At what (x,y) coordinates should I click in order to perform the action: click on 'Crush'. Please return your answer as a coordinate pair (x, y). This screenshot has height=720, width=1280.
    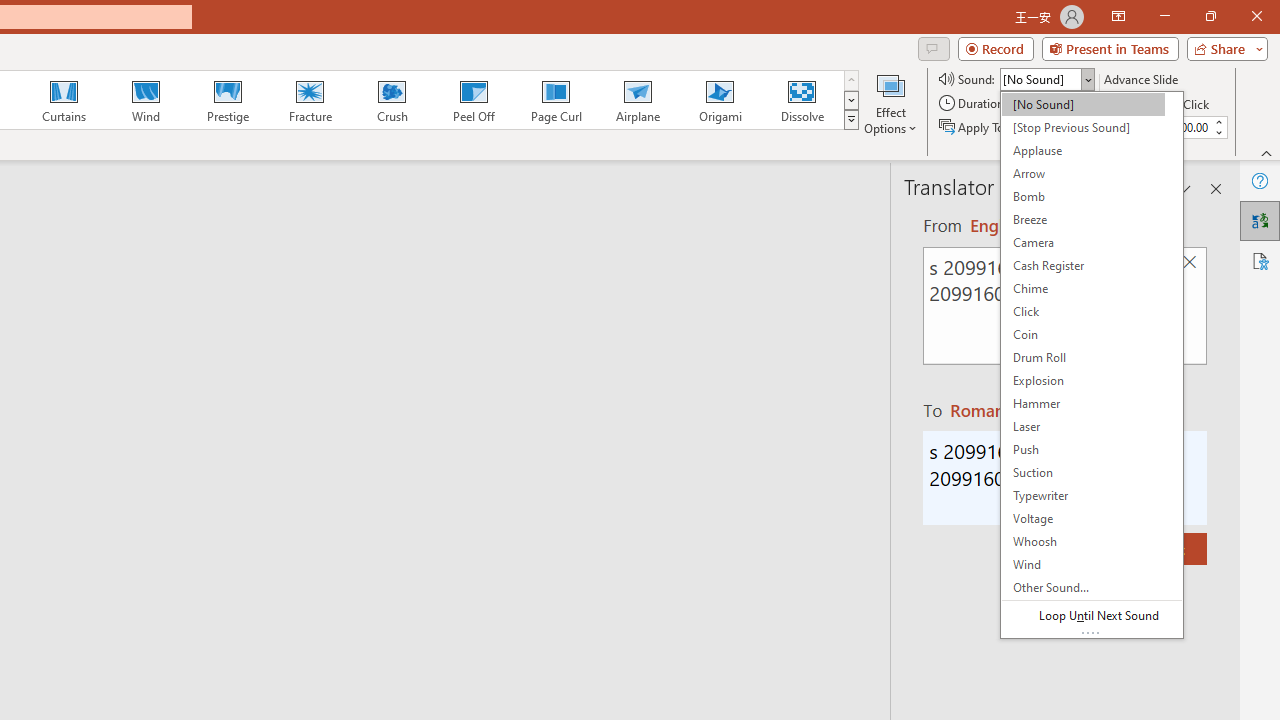
    Looking at the image, I should click on (391, 100).